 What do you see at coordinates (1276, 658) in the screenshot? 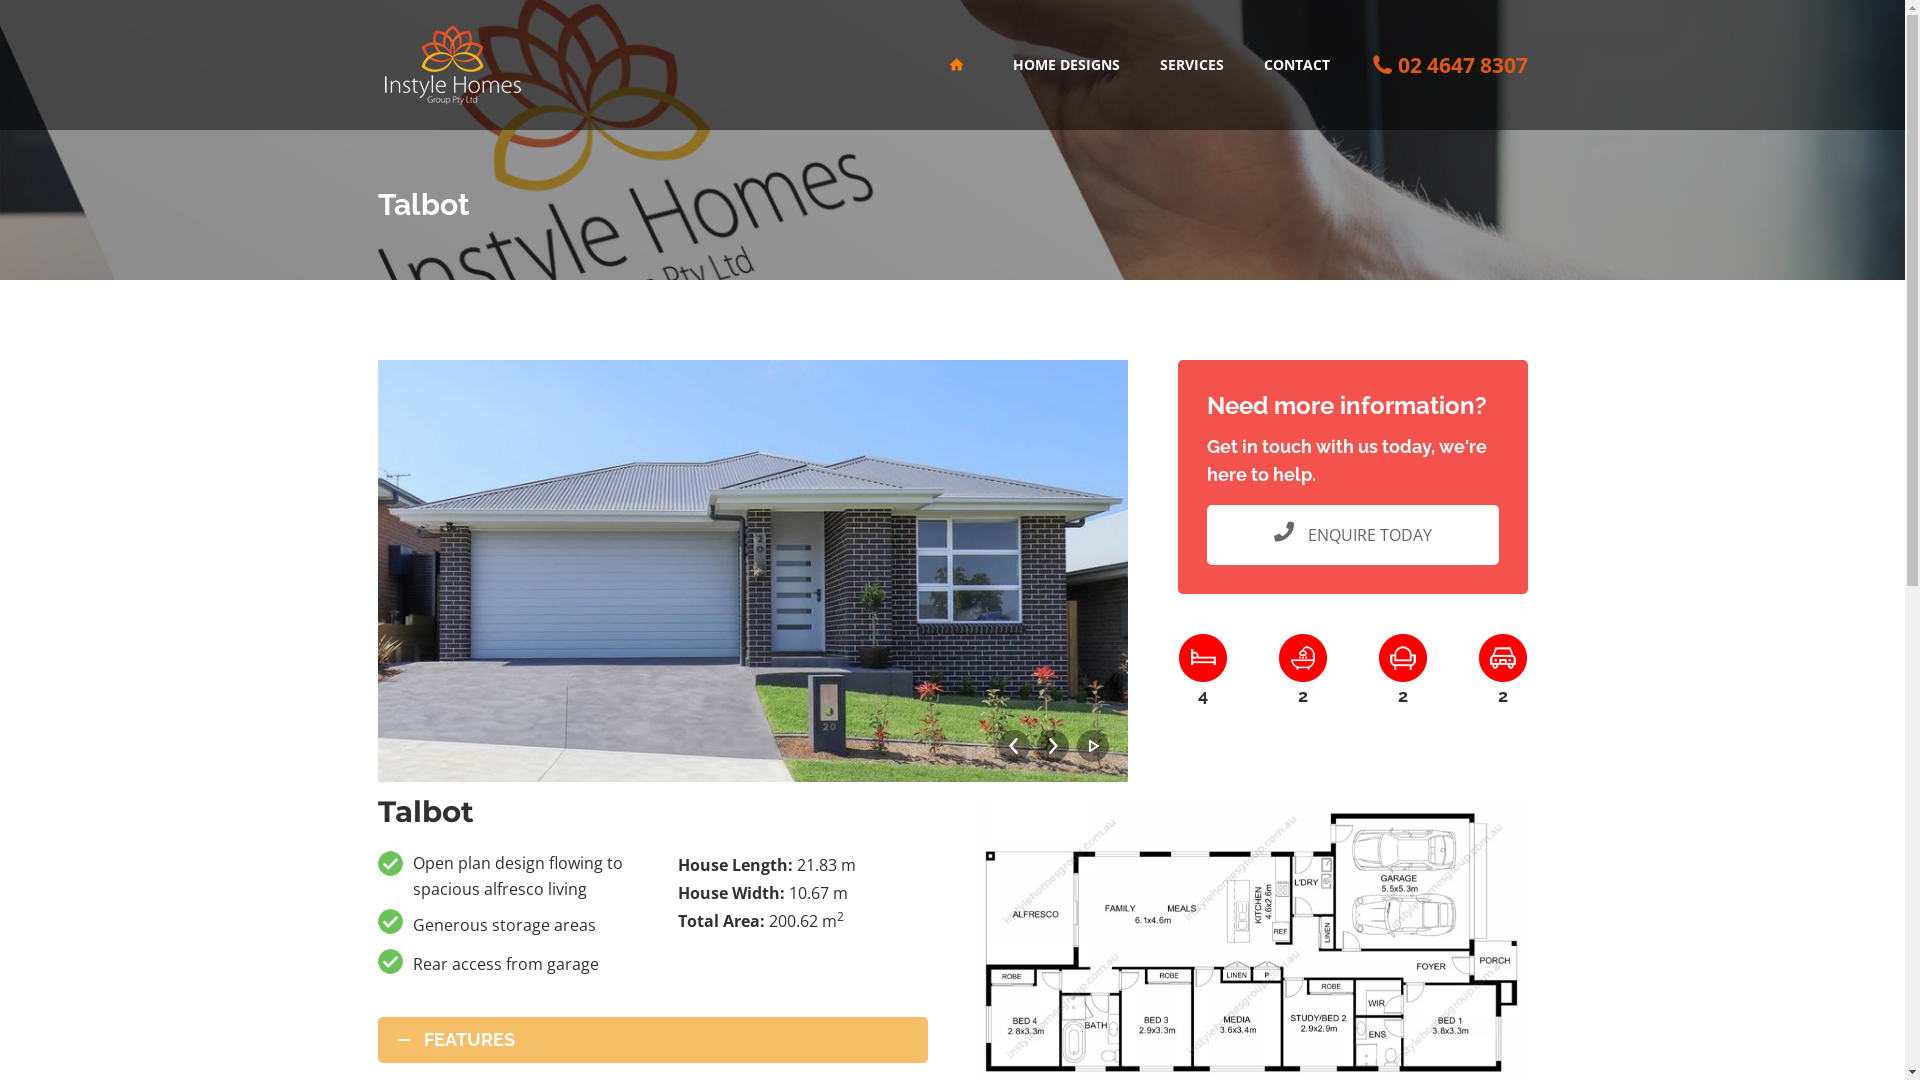
I see `'Bath Rooms'` at bounding box center [1276, 658].